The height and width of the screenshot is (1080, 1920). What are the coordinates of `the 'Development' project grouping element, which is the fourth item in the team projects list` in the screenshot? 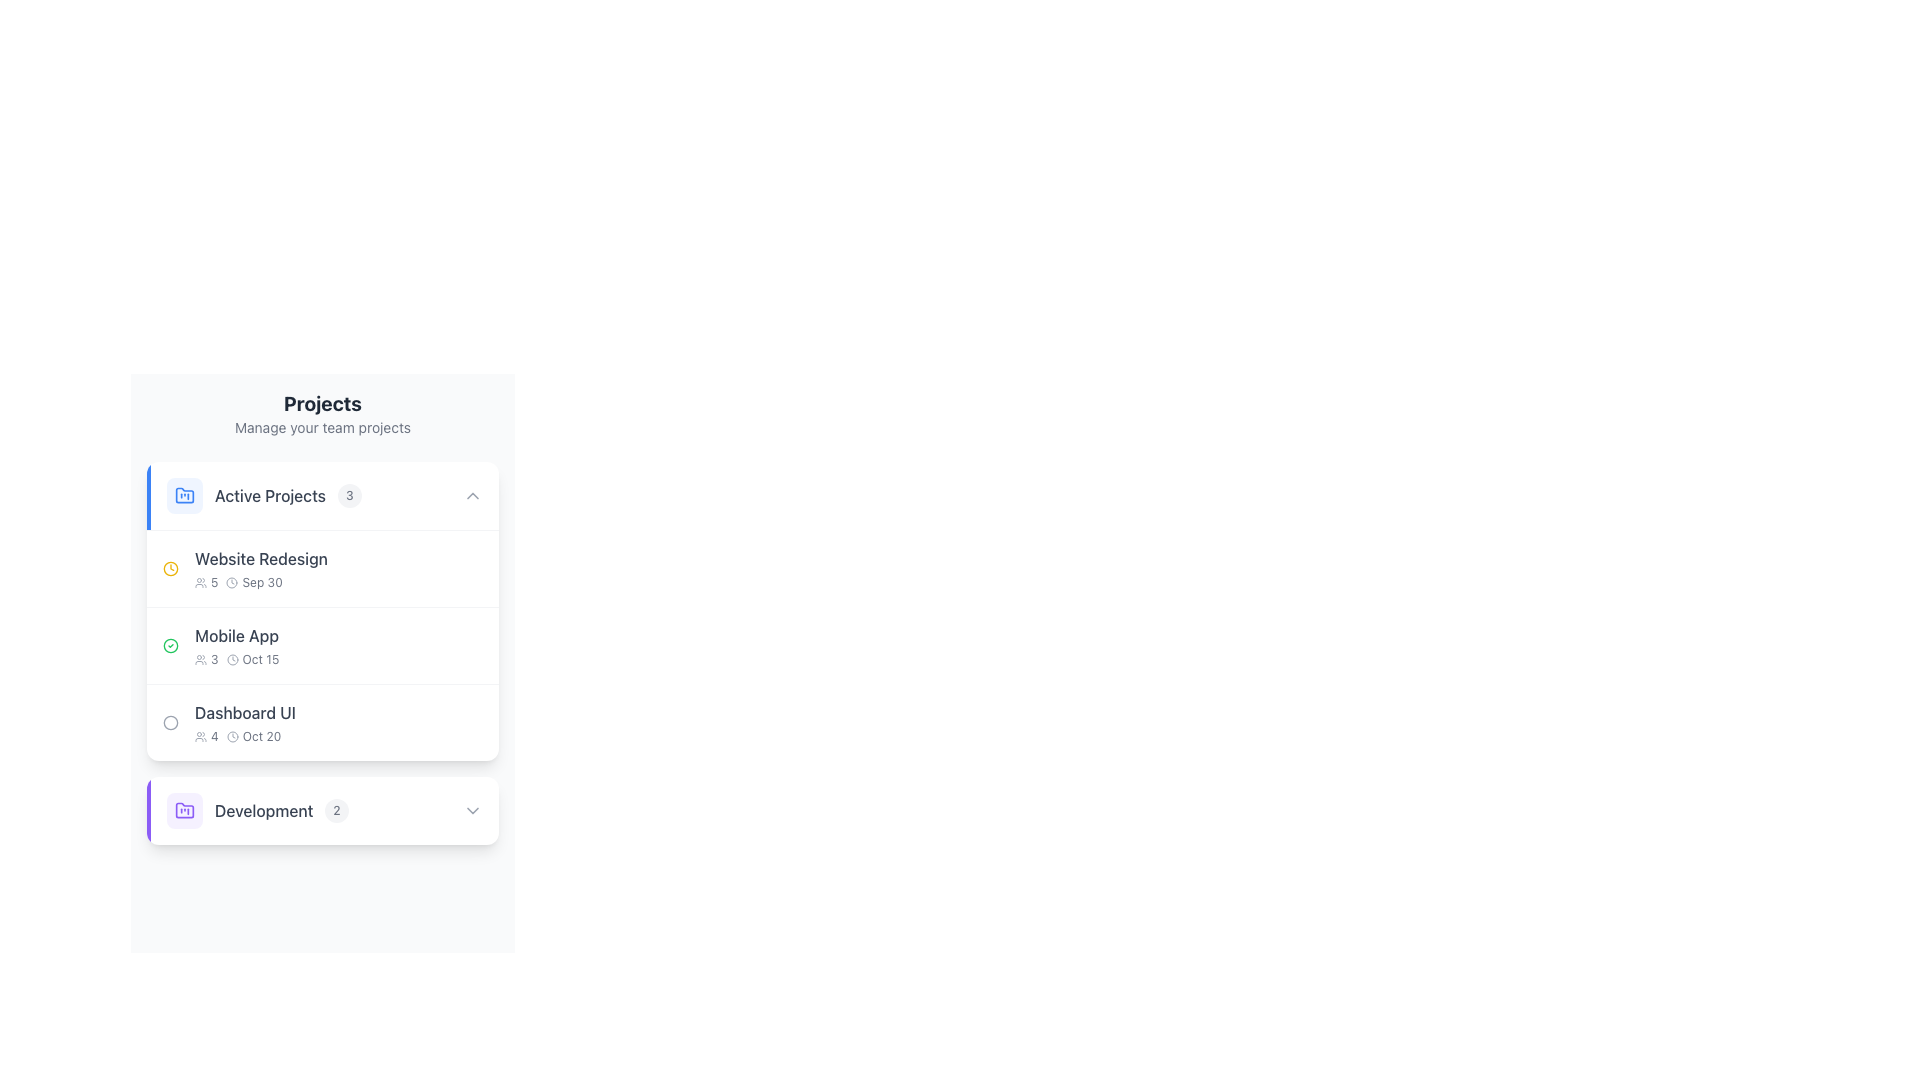 It's located at (256, 810).